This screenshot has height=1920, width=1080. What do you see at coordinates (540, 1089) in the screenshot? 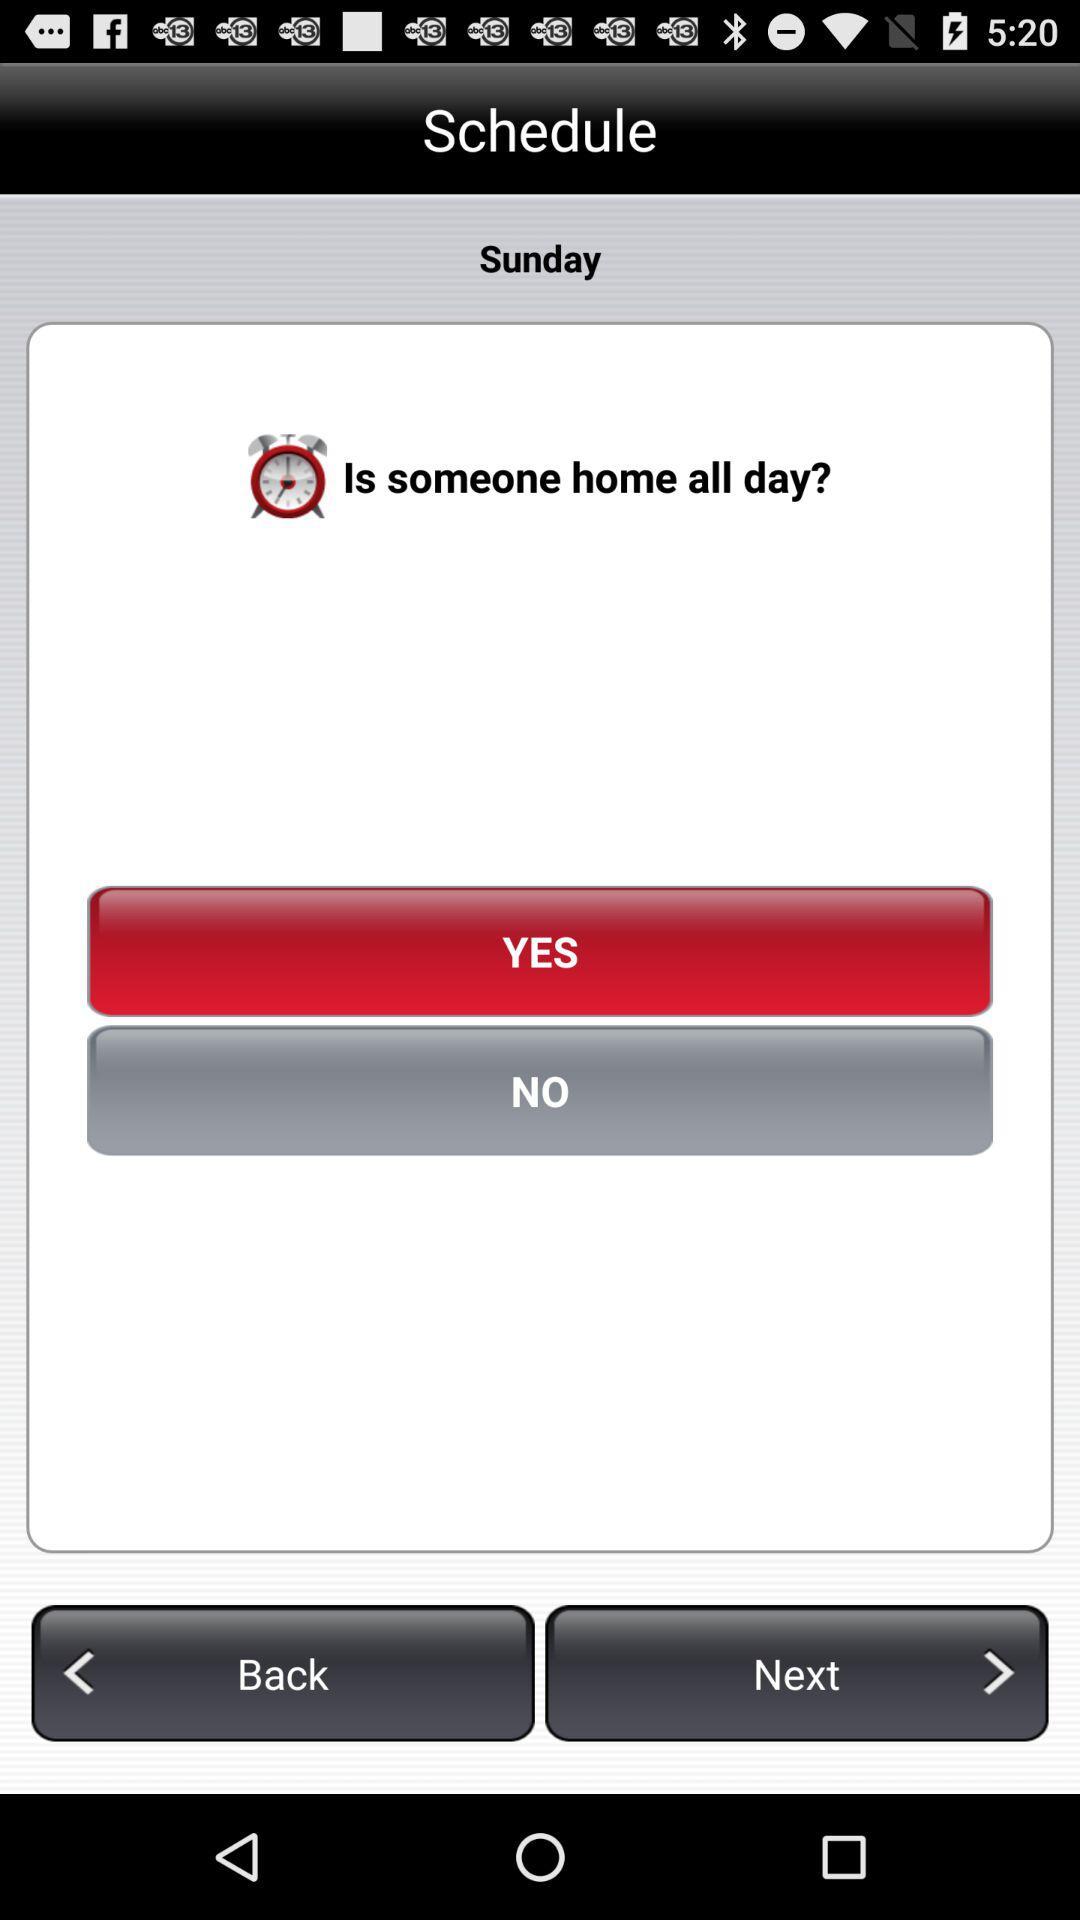
I see `the item above back button` at bounding box center [540, 1089].